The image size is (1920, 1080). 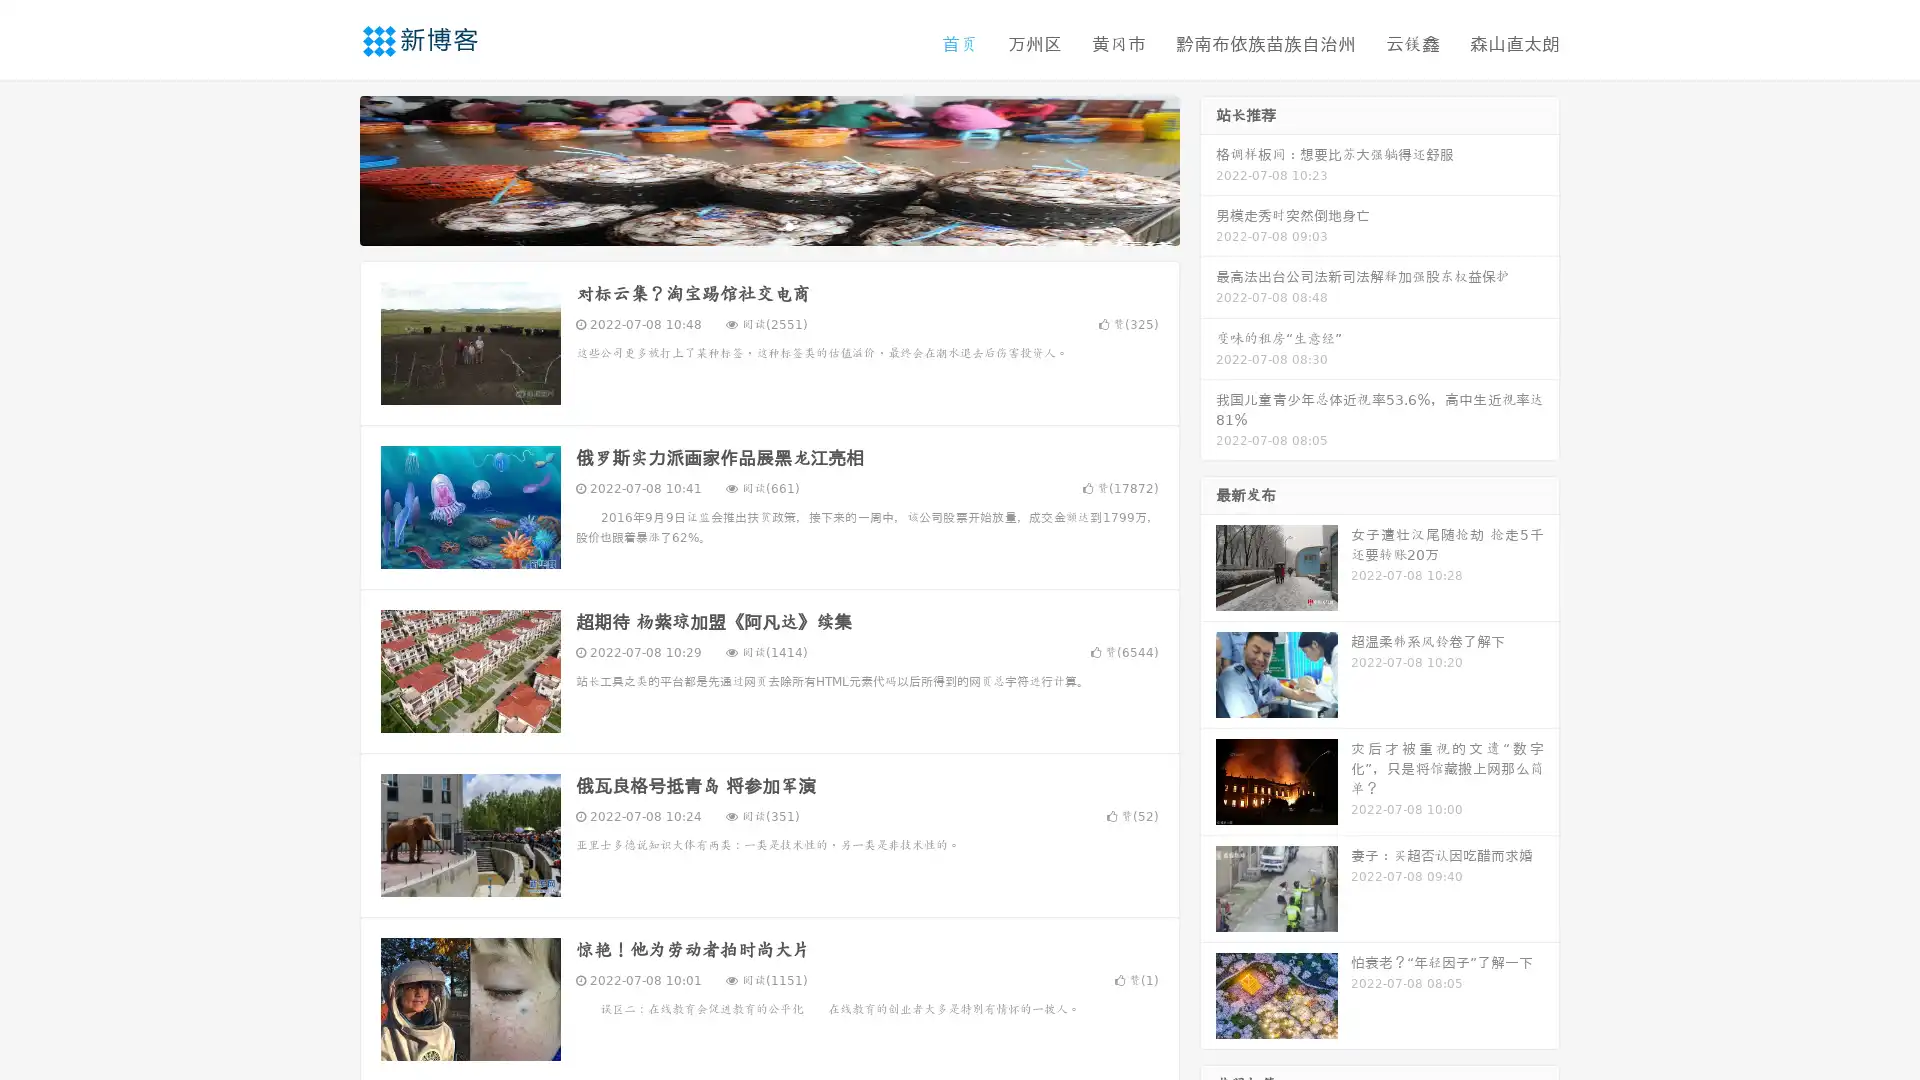 I want to click on Next slide, so click(x=1208, y=168).